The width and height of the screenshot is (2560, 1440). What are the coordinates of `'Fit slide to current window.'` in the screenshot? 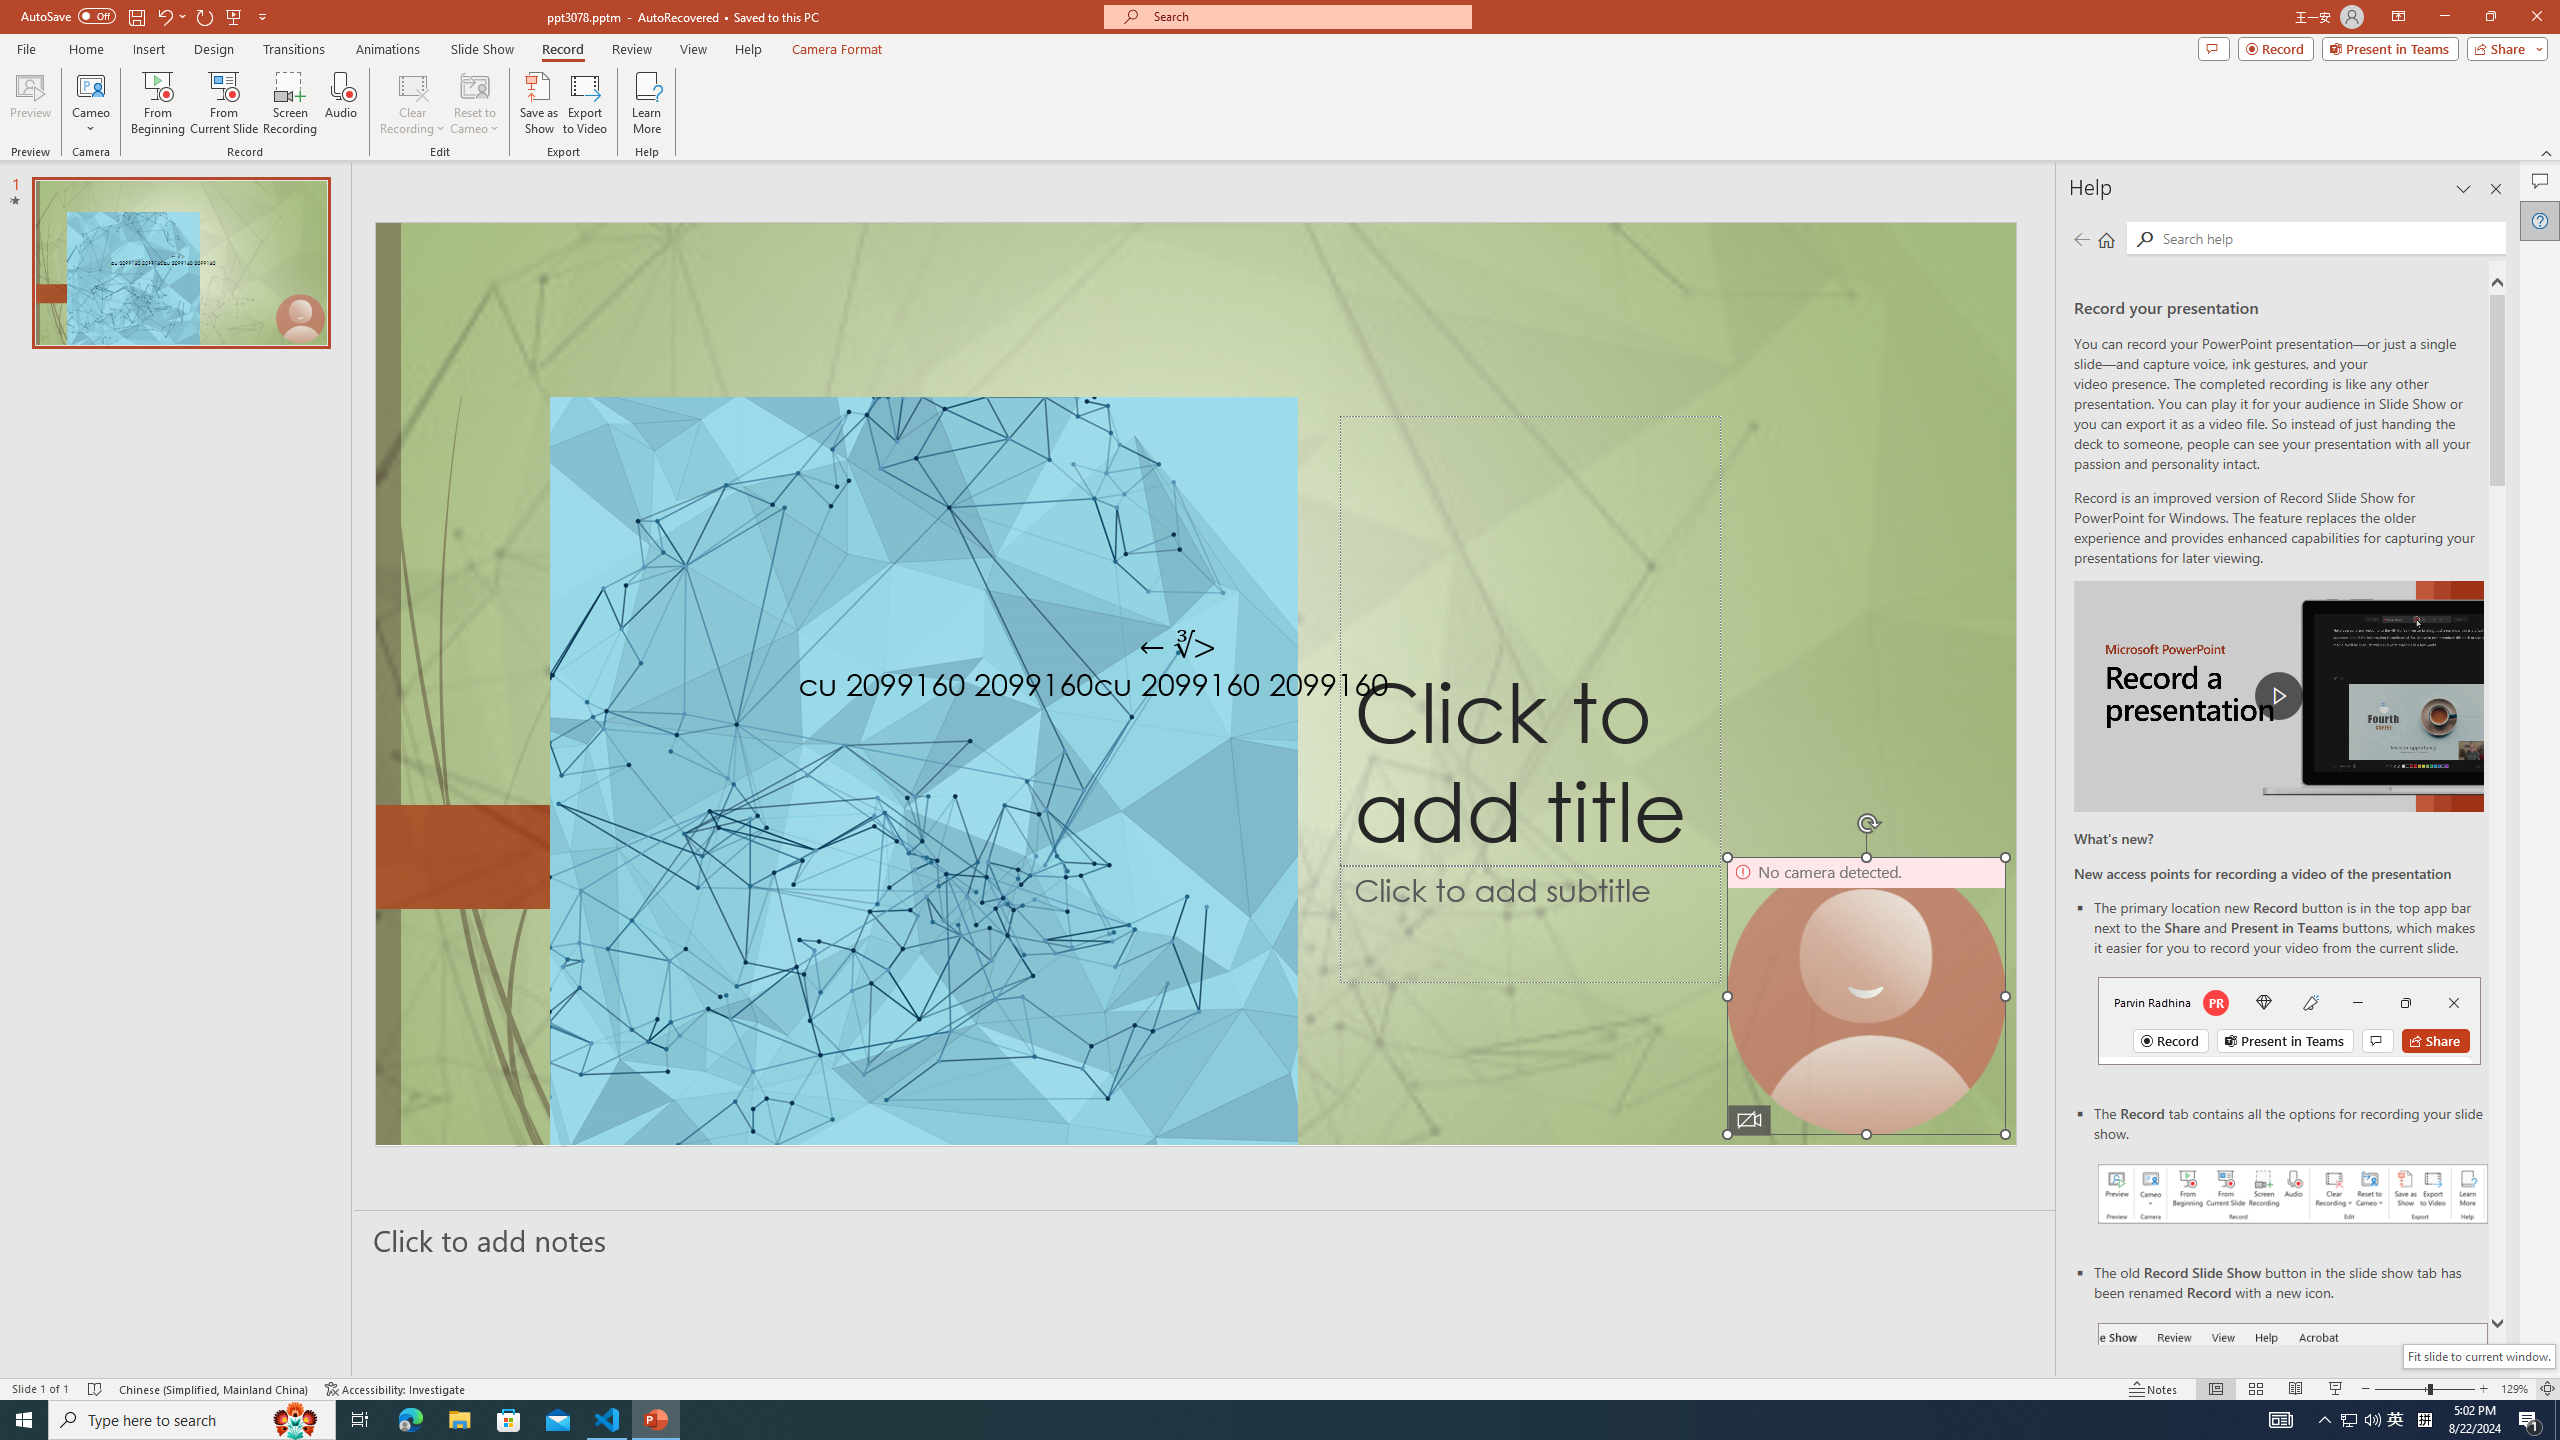 It's located at (2478, 1355).